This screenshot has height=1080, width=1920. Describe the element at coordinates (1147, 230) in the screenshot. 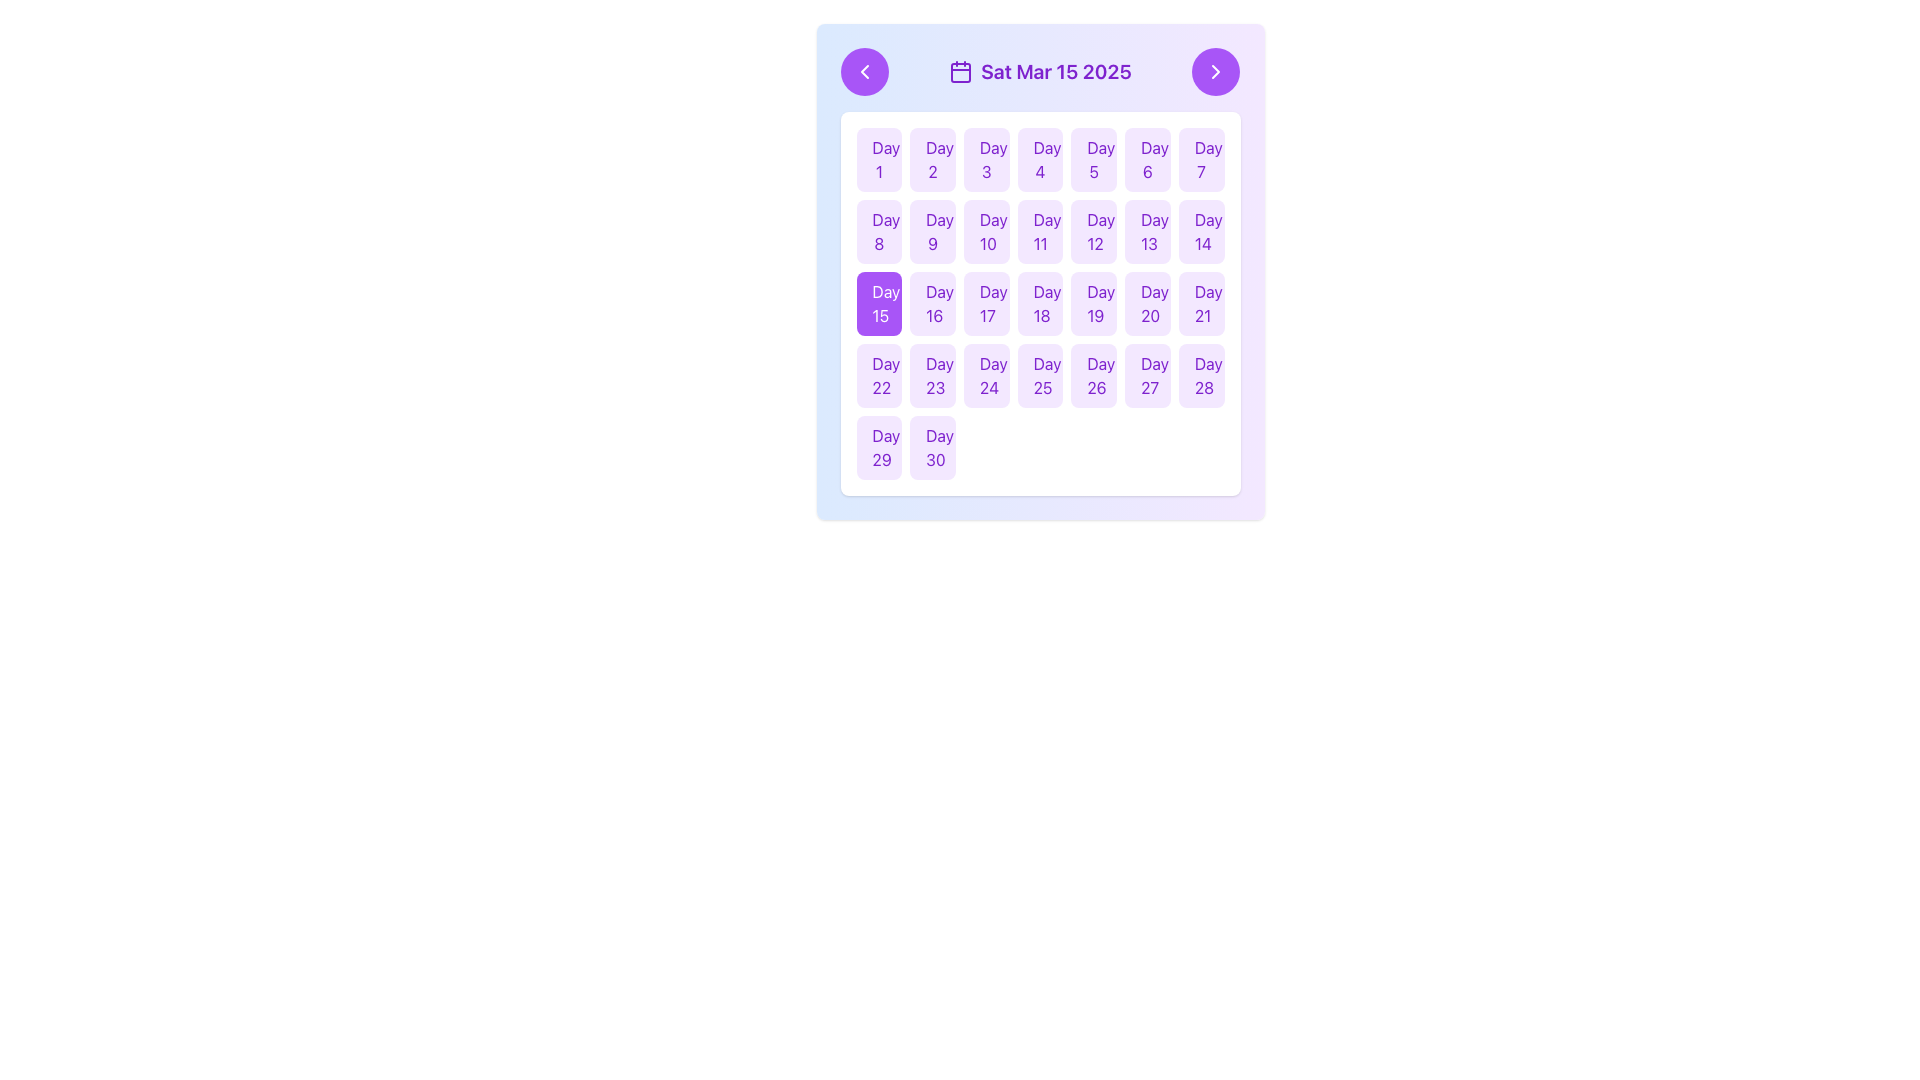

I see `the rectangular button labeled 'Day 13' with a bold purple font and a light purple background, which is located in the second row and seventh column of the grid layout` at that location.